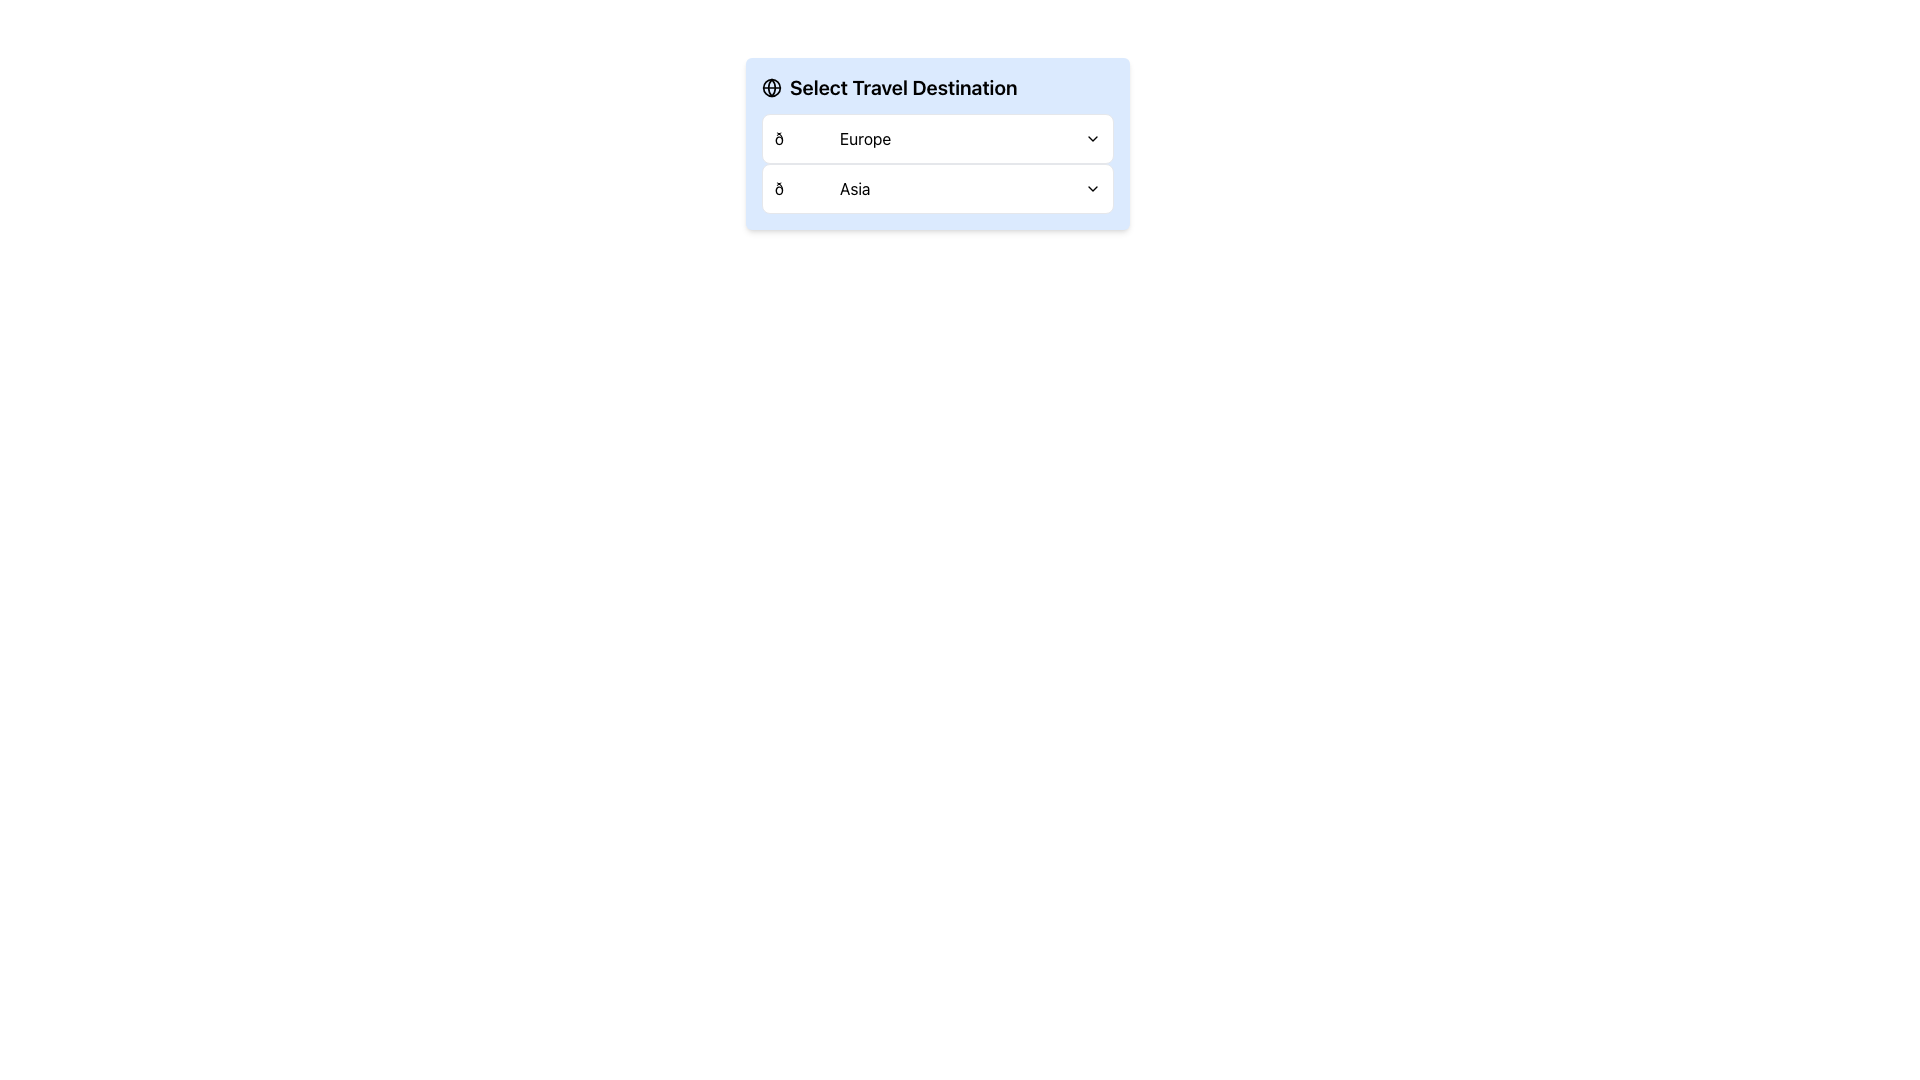  I want to click on the dropdown menu item labeled '🌏 Asia' to change its background color to light blue, so click(936, 189).